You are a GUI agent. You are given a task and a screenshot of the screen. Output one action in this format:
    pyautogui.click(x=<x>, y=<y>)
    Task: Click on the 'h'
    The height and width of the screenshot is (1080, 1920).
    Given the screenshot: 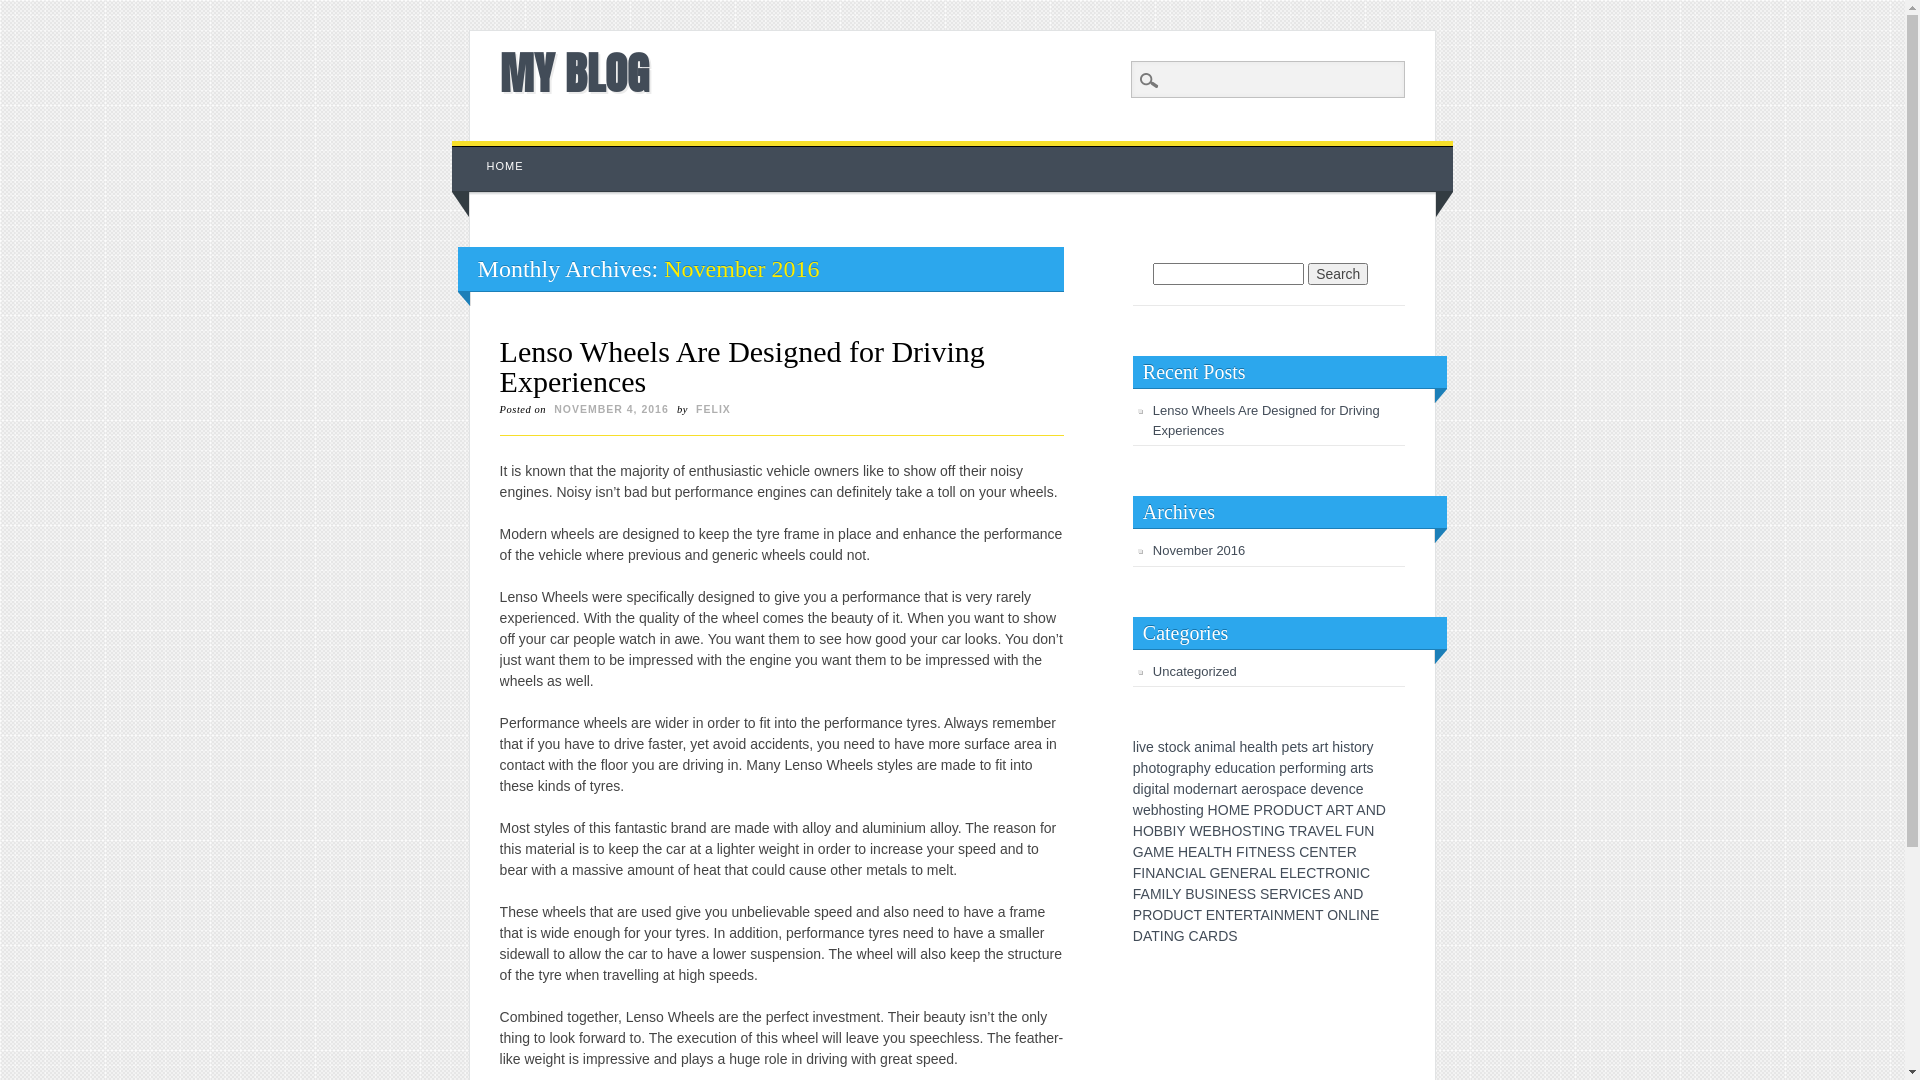 What is the action you would take?
    pyautogui.click(x=1242, y=747)
    